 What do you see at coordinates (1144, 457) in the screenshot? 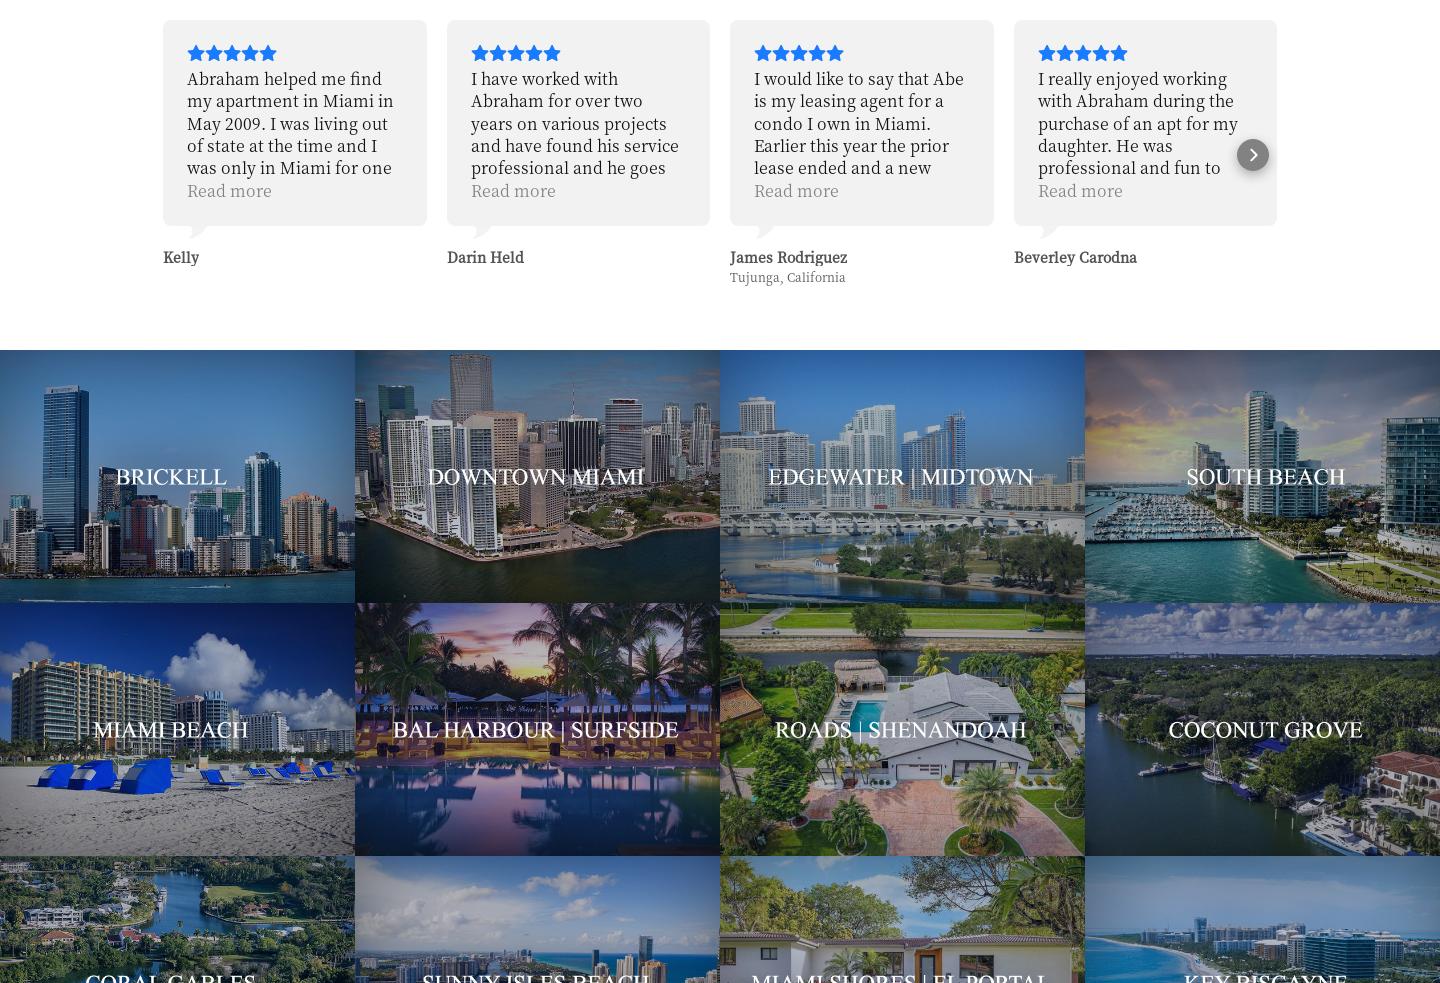
I see `'Abe is simply the best condo broker I've ever worked with. Not only does he know his business very well and make himself available to you at all times, but he also tells it to you straight so you can make the most informed decisions in a timely manner. It's clear that Abe is in this business for the right reasons, which is to make his clients happy by finding them the right place at the right price. We can't thank you enough for helping us find the perfect place for our new family! Your efficiency and professionalism is refreshing and greatly appreciated. You made it so simple from start to finish. We could not have pulled it off so quickly and painlessly without you. It's hard to believe you secured the deal in one afternoon! We will ALWAYS refer our friends and family to you for their real estate needs. We know, for a fact, they would be in the best hands in all of South Florida!'` at bounding box center [1144, 457].